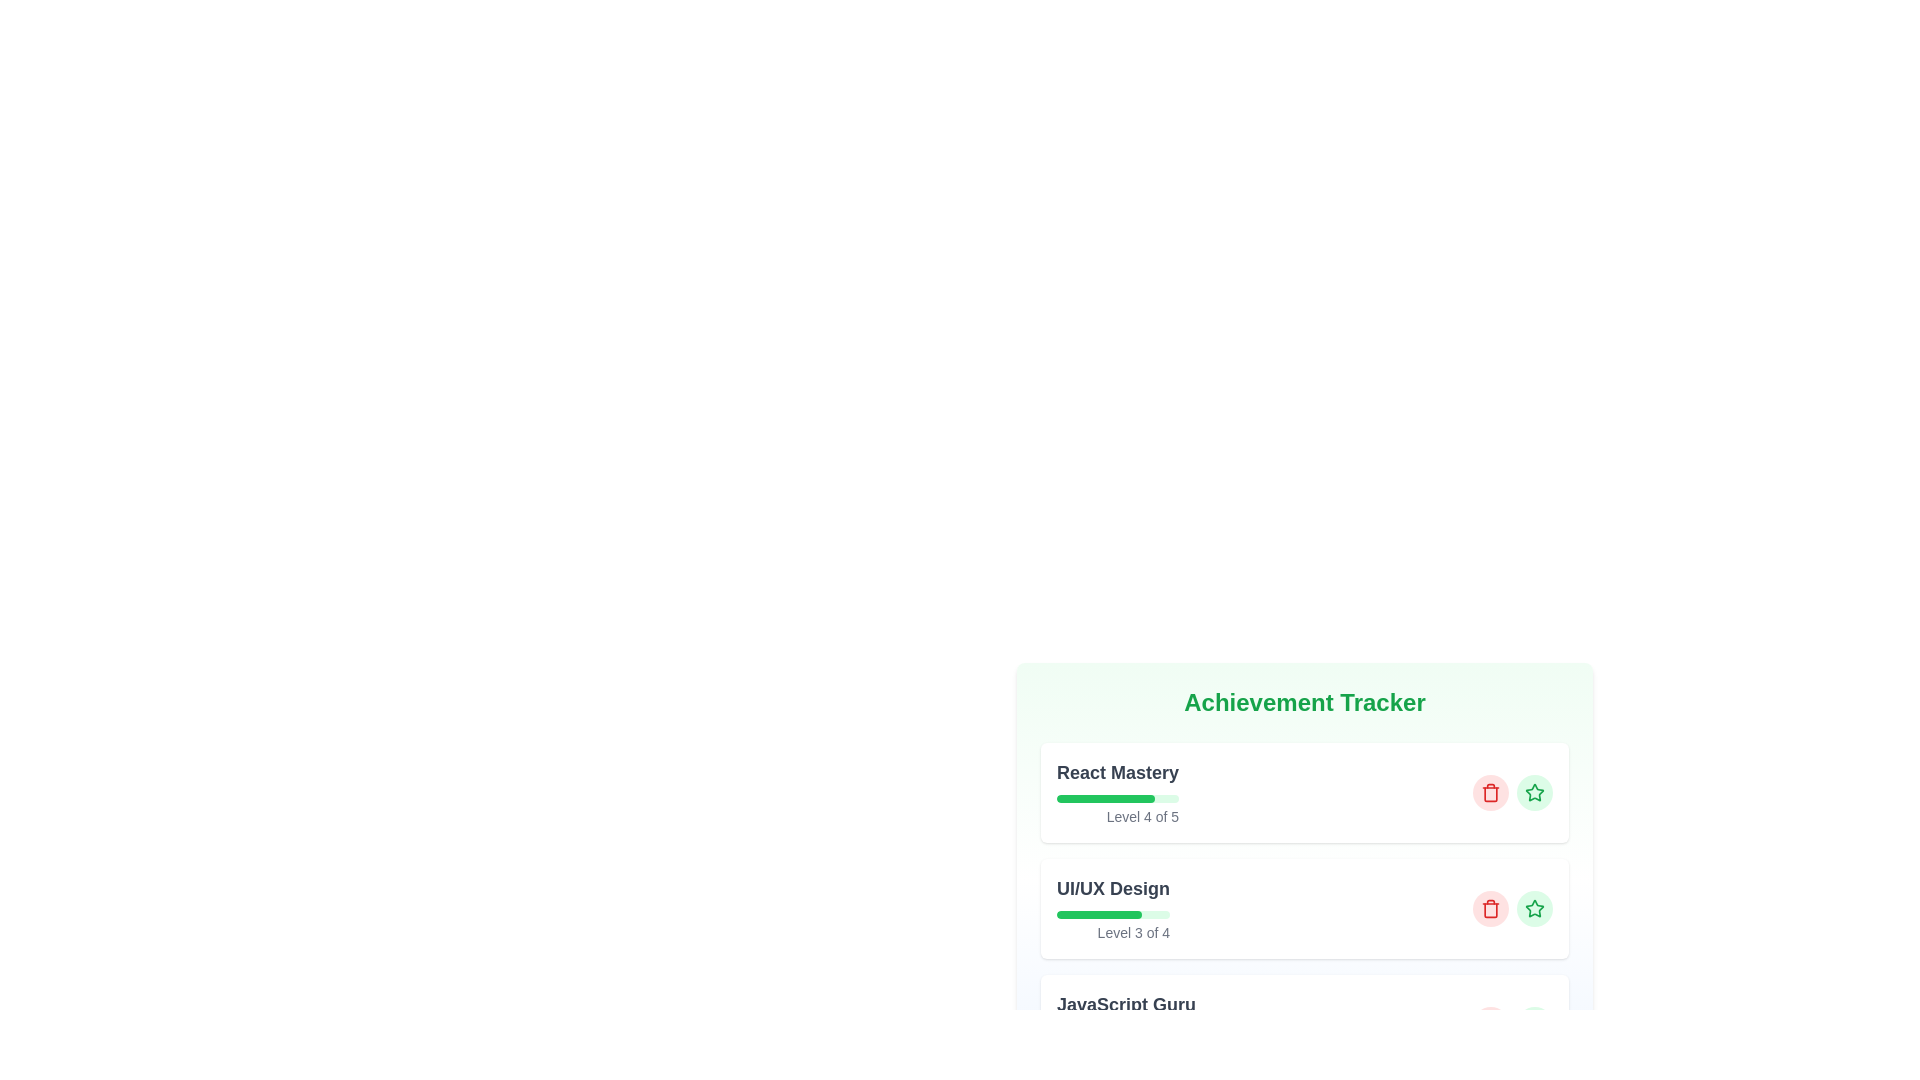 The height and width of the screenshot is (1080, 1920). Describe the element at coordinates (1534, 909) in the screenshot. I see `the Interactive icon located at the top right corner of the 'React Mastery' list item in the 'Achievement Tracker' section` at that location.